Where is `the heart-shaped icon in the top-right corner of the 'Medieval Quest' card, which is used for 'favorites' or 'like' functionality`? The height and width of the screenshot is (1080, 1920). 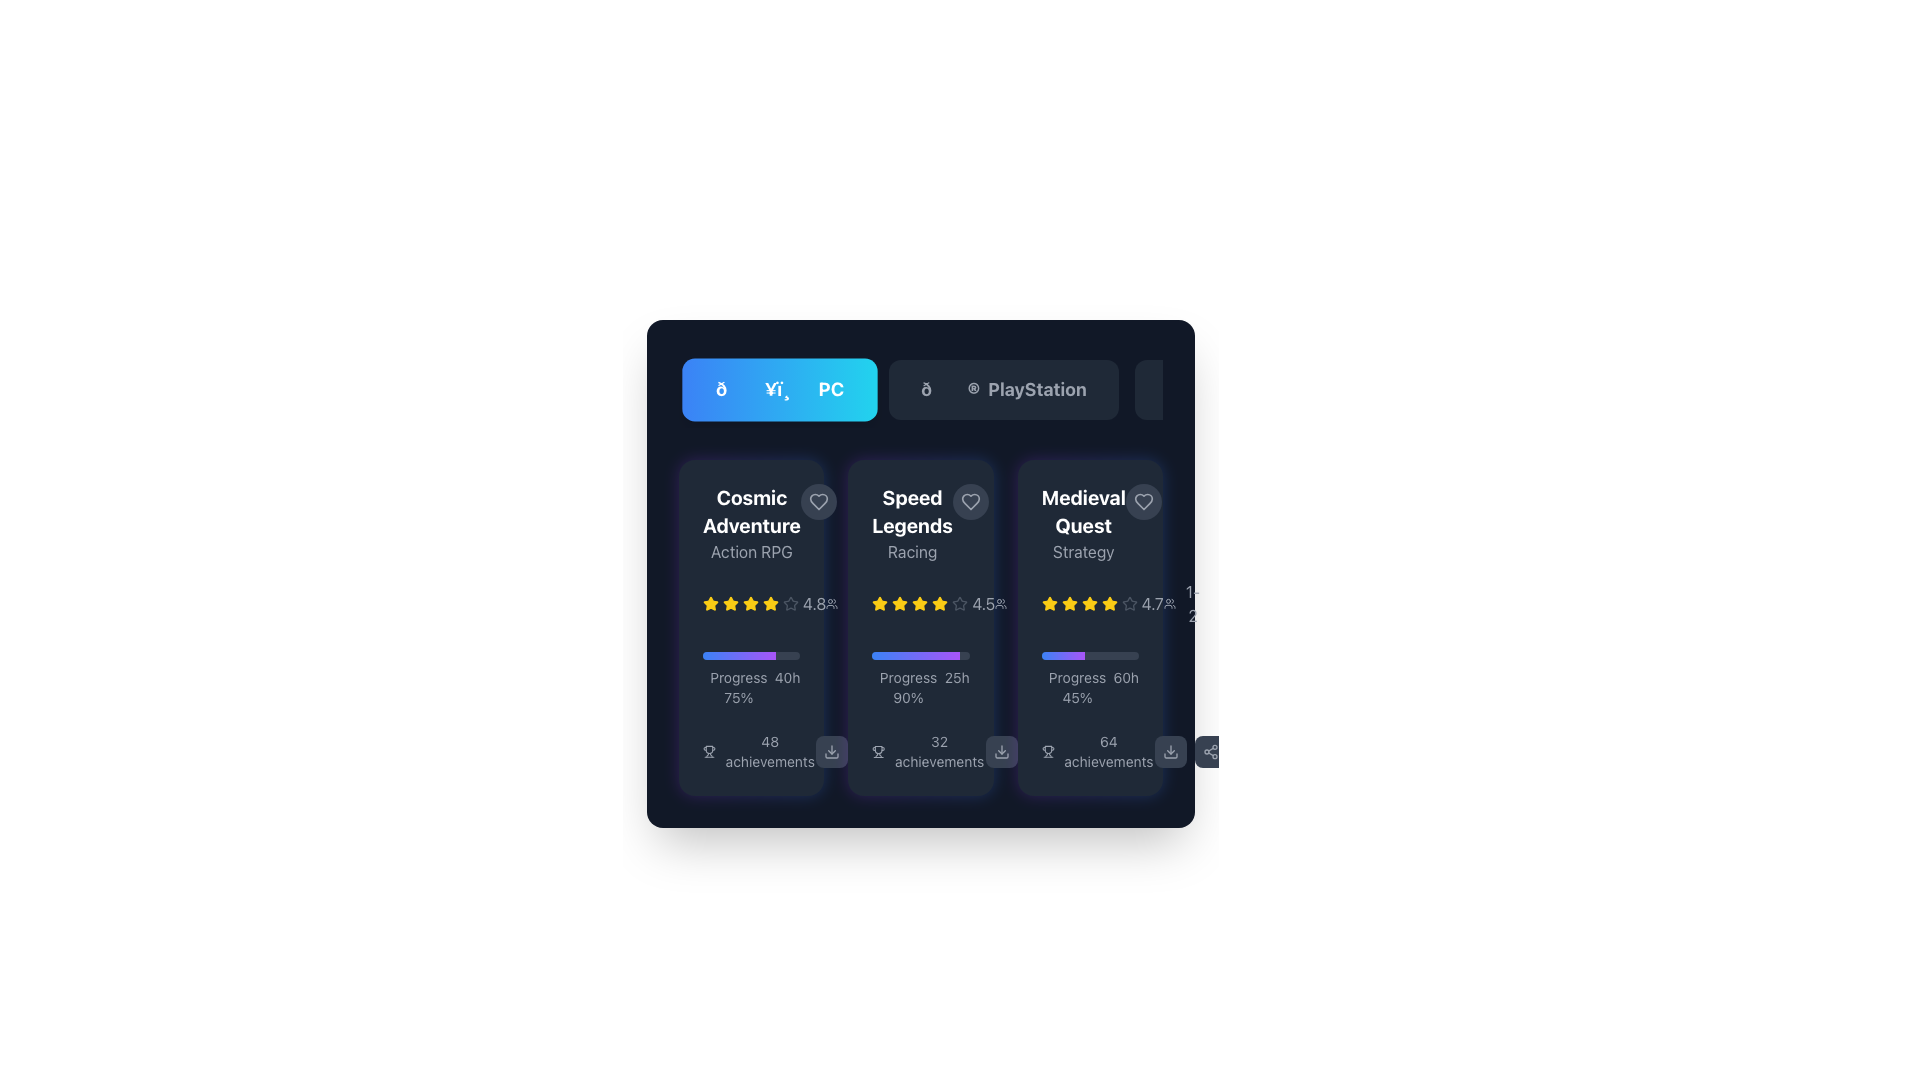
the heart-shaped icon in the top-right corner of the 'Medieval Quest' card, which is used for 'favorites' or 'like' functionality is located at coordinates (1143, 500).